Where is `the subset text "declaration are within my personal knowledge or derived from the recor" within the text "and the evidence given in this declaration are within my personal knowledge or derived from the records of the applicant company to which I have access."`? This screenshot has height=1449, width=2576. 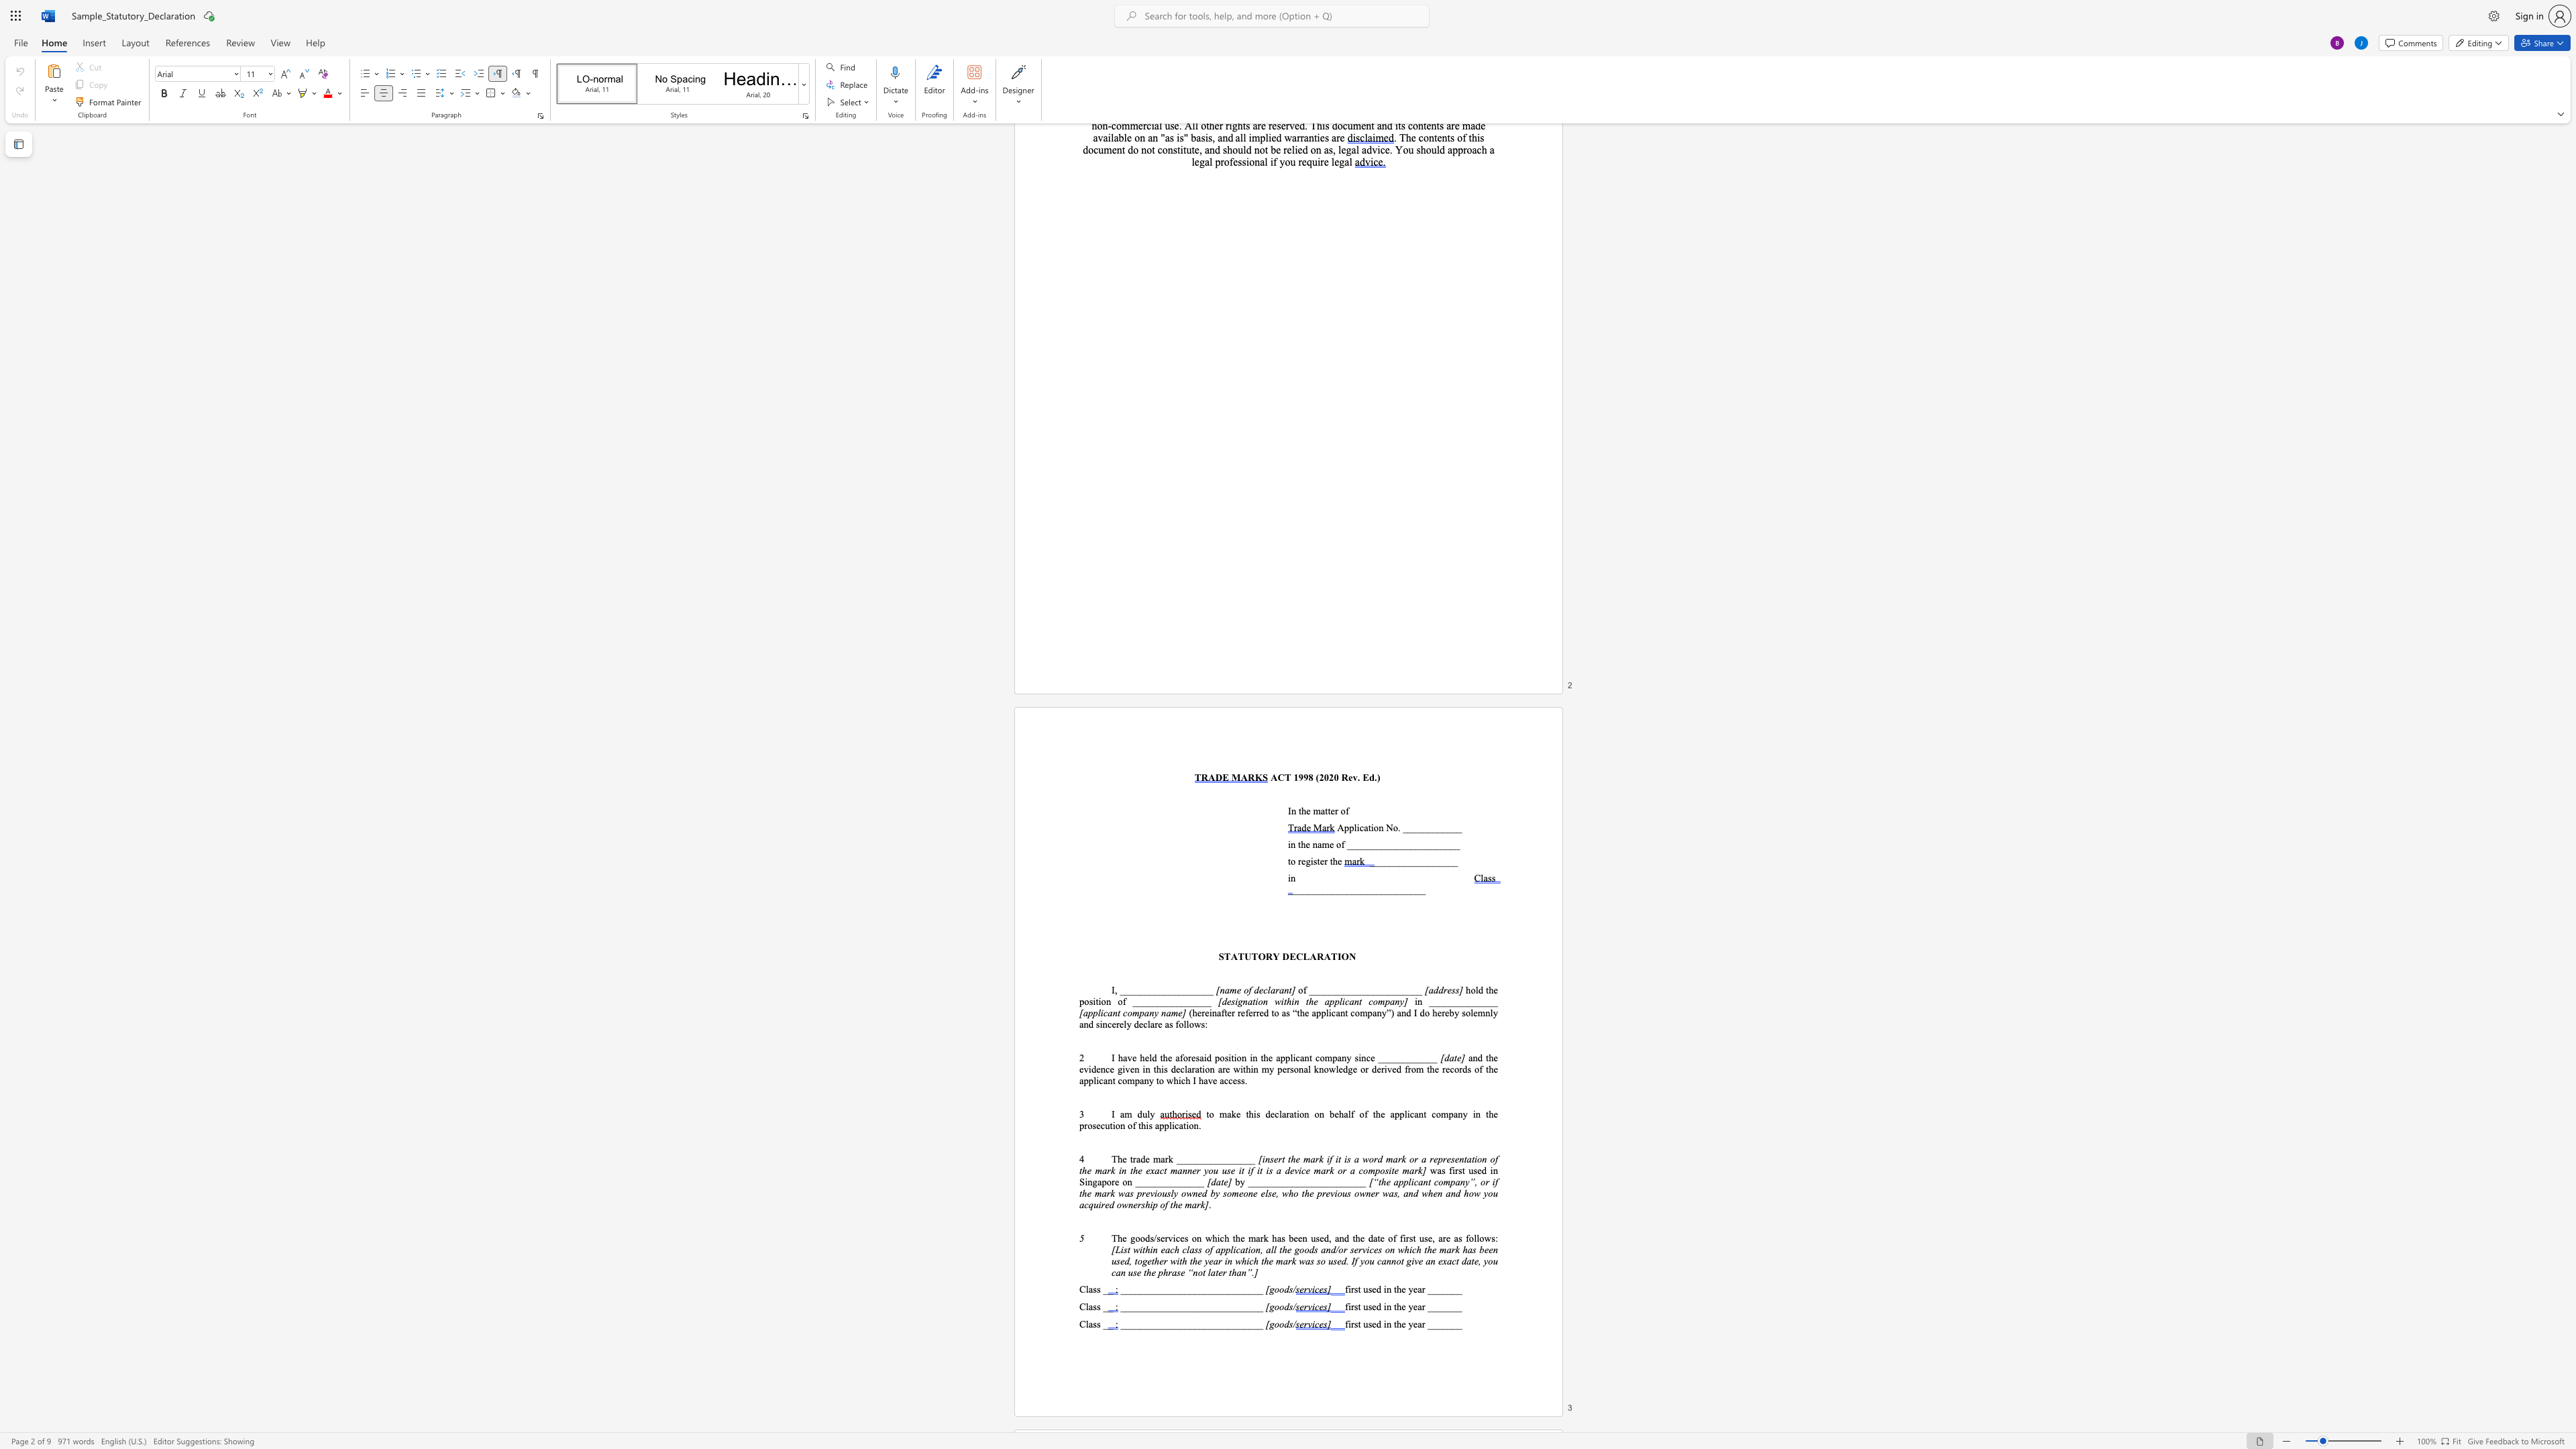
the subset text "declaration are within my personal knowledge or derived from the recor" within the text "and the evidence given in this declaration are within my personal knowledge or derived from the records of the applicant company to which I have access." is located at coordinates (1169, 1069).